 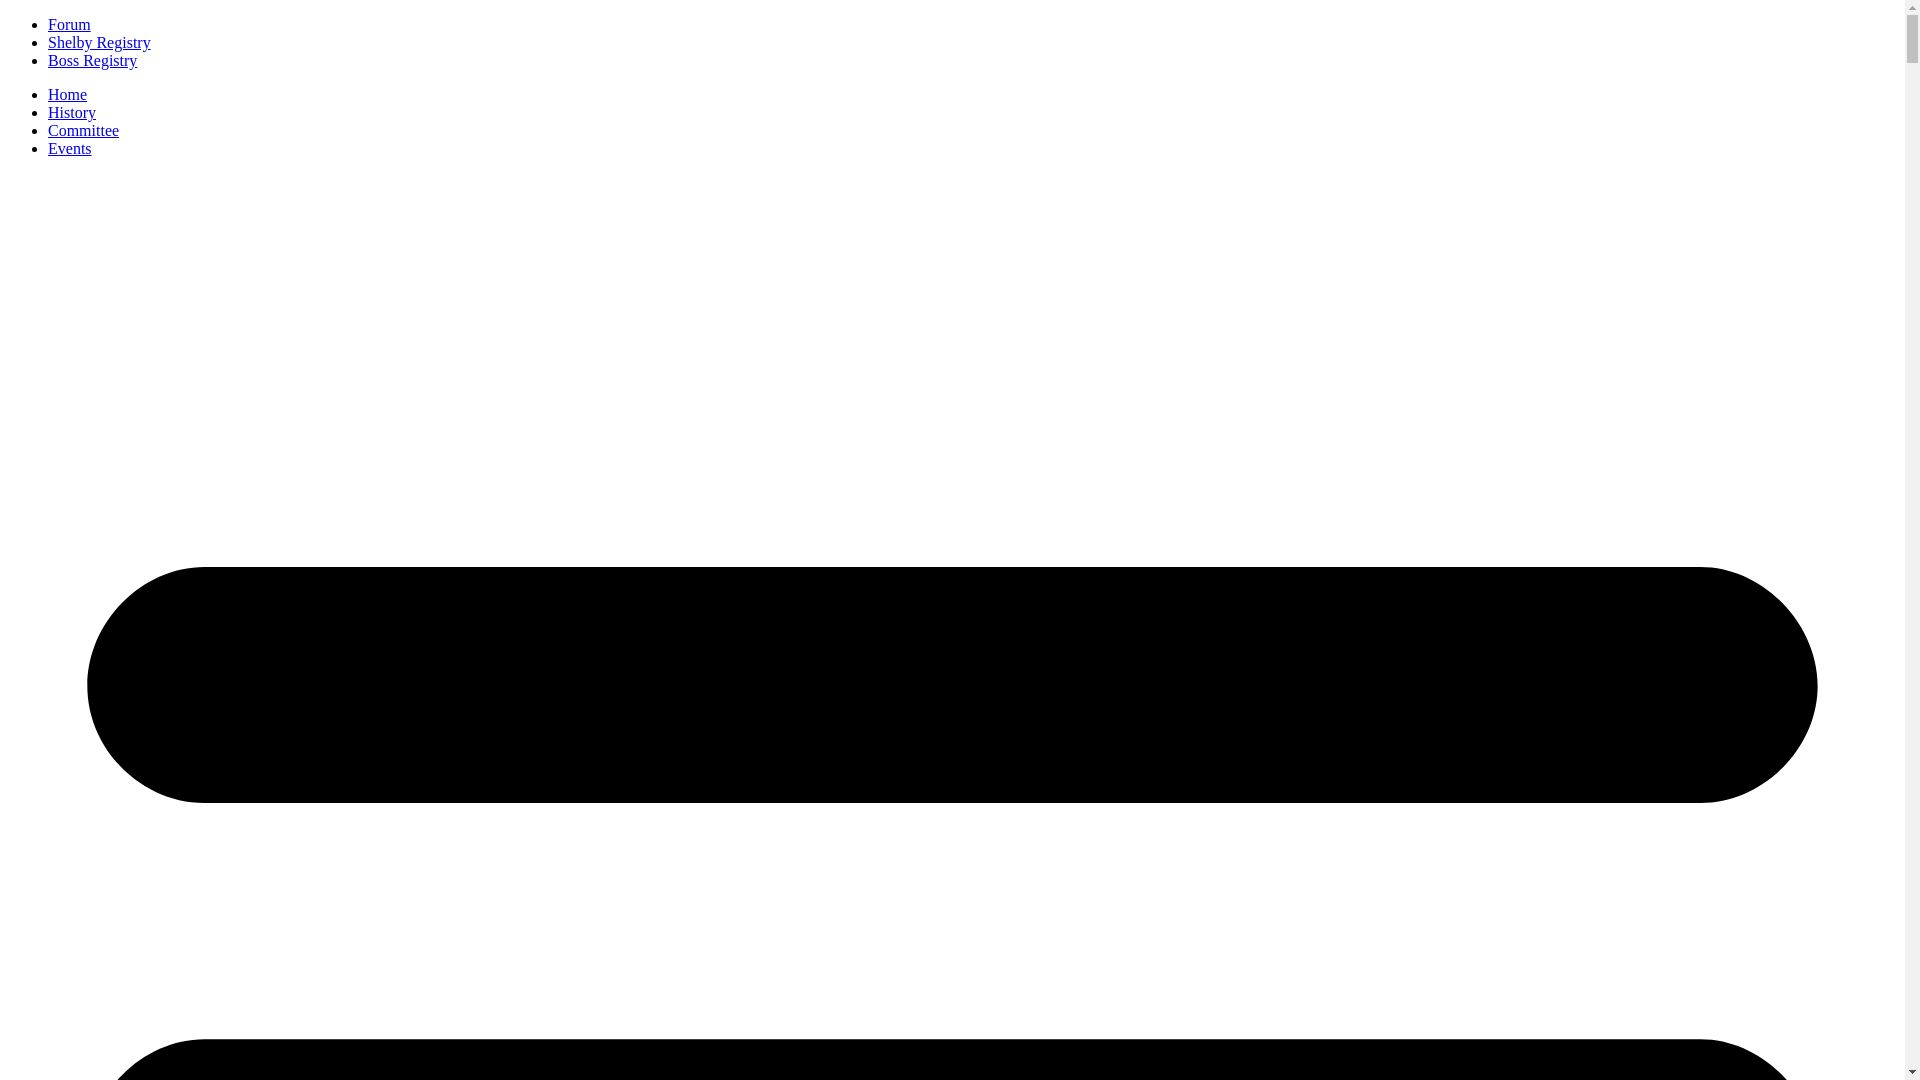 I want to click on 'Forum', so click(x=69, y=24).